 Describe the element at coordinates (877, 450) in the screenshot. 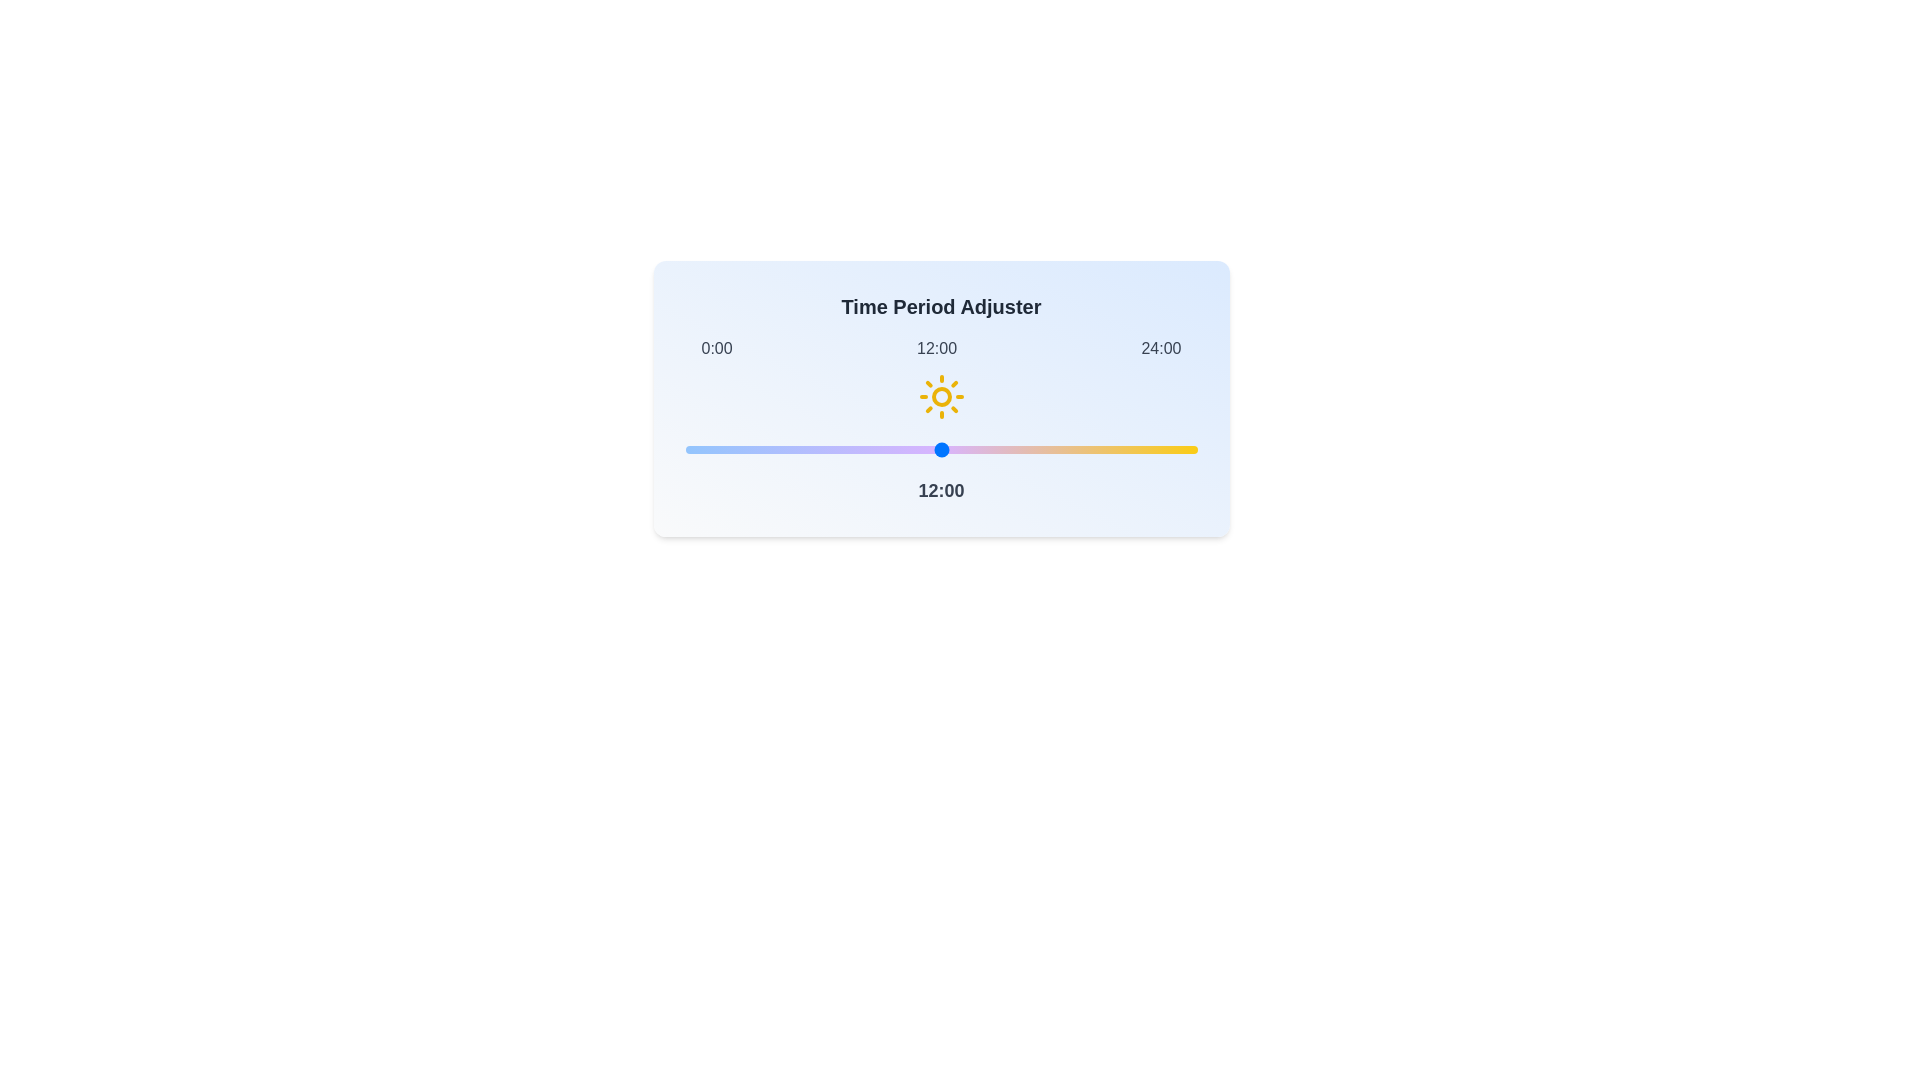

I see `the time slider to set the time to 9 hours` at that location.